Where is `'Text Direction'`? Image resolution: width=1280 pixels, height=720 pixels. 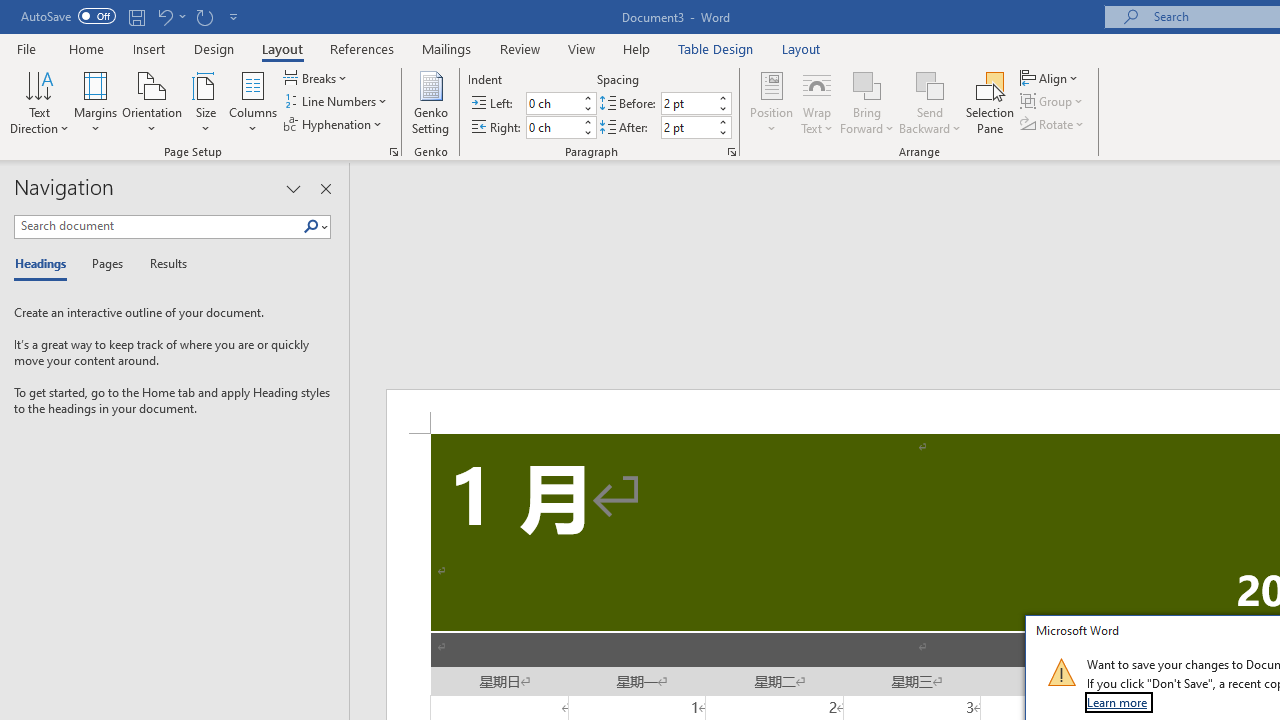
'Text Direction' is located at coordinates (39, 103).